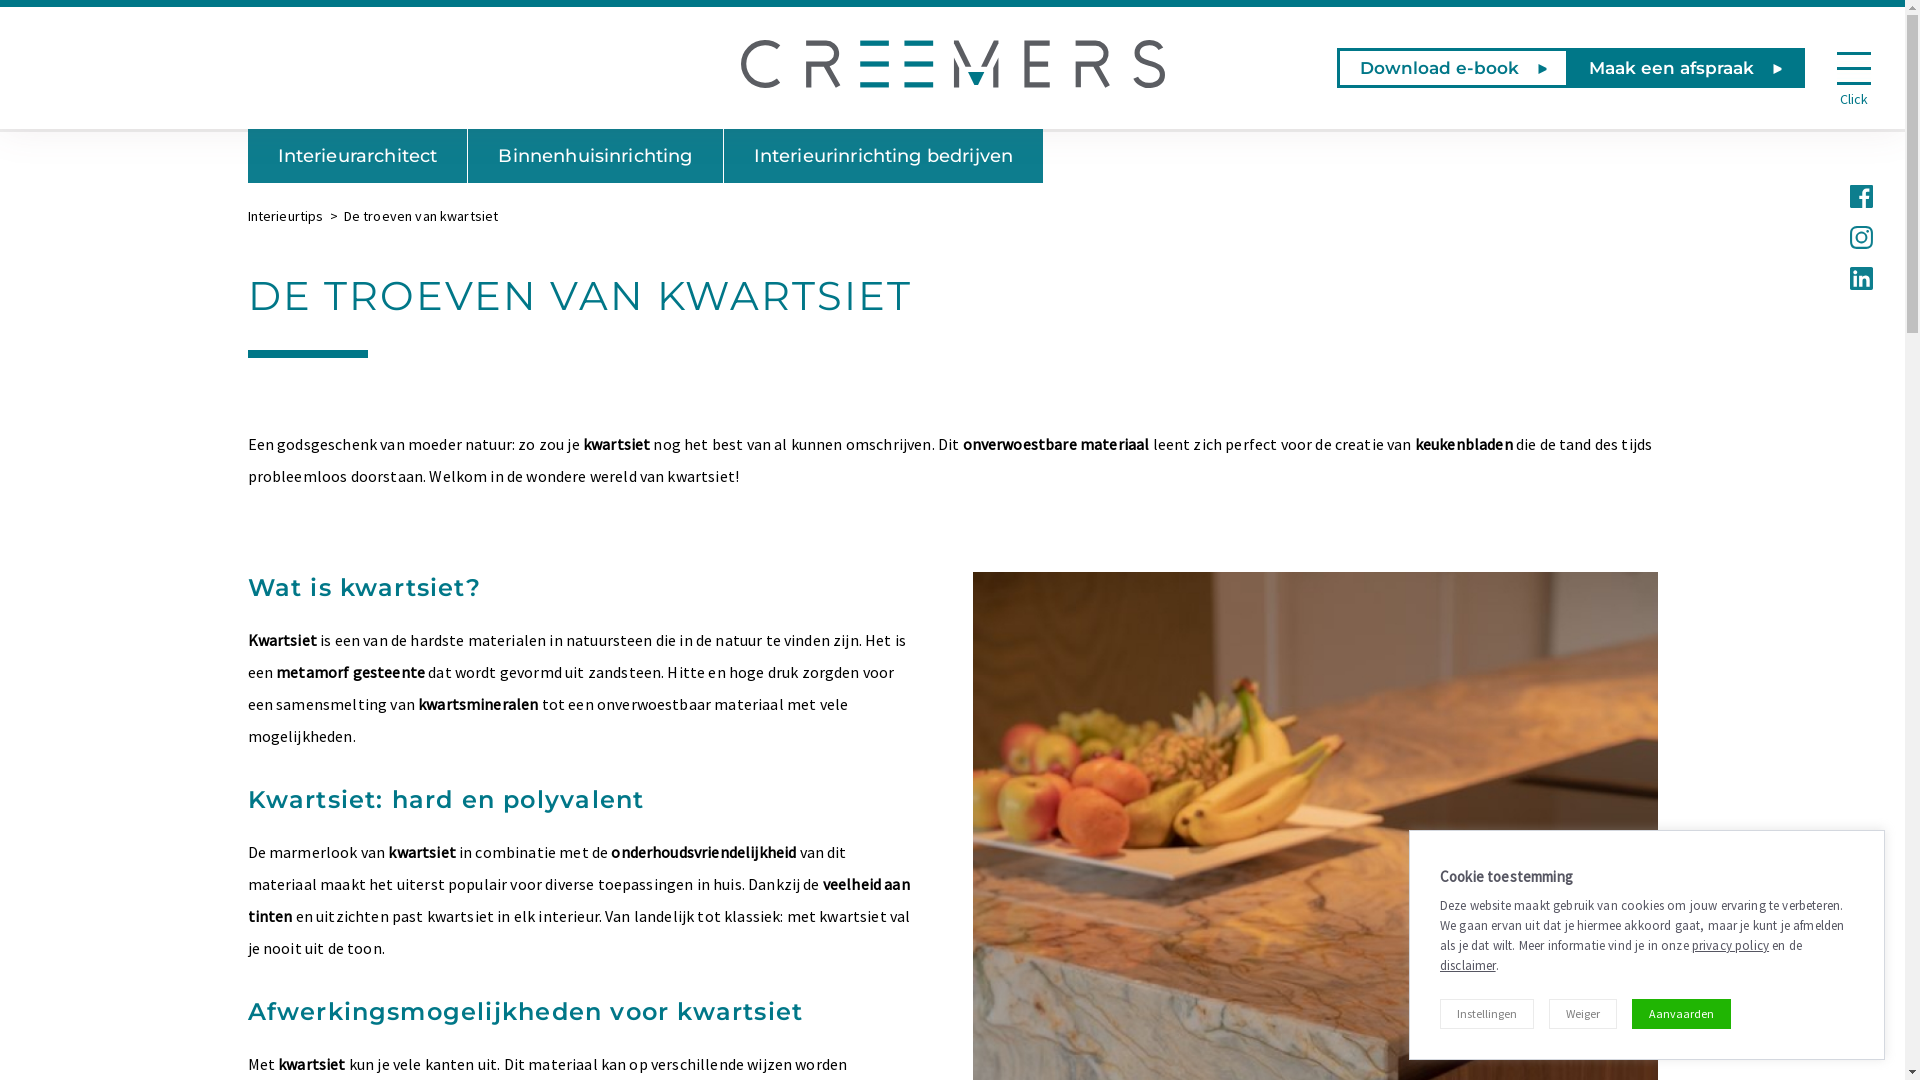 This screenshot has width=1920, height=1080. I want to click on 'Interieurinrichting bedrijven', so click(882, 154).